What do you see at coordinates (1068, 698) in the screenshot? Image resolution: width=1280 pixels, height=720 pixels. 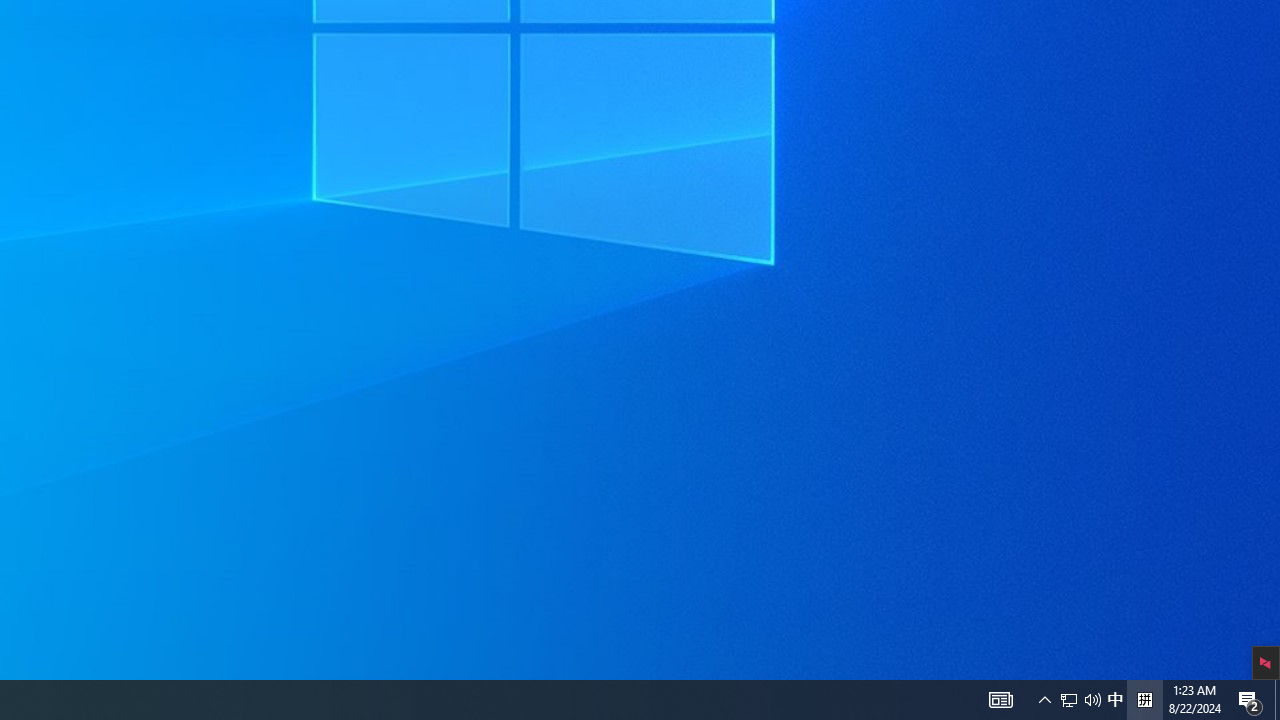 I see `'User Promoted Notification Area'` at bounding box center [1068, 698].